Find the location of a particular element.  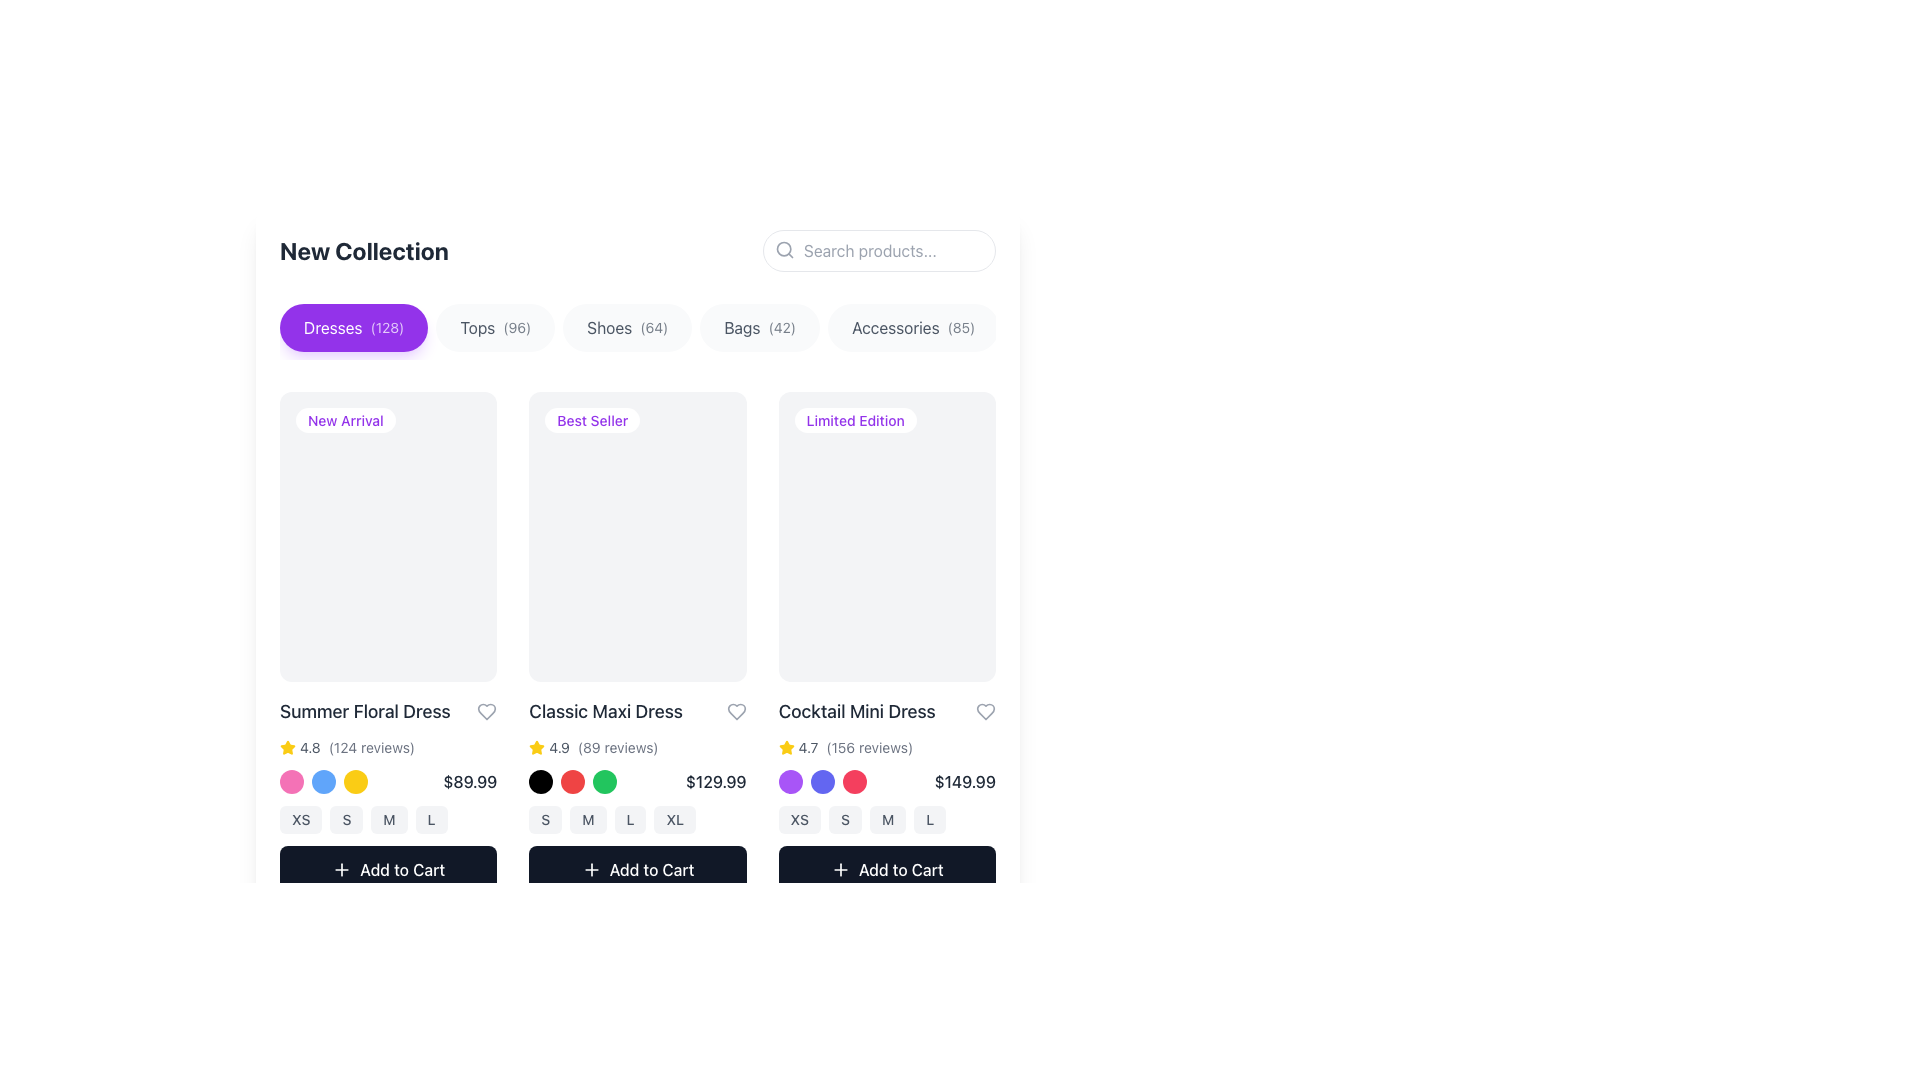

the second circular color selection button is located at coordinates (324, 779).